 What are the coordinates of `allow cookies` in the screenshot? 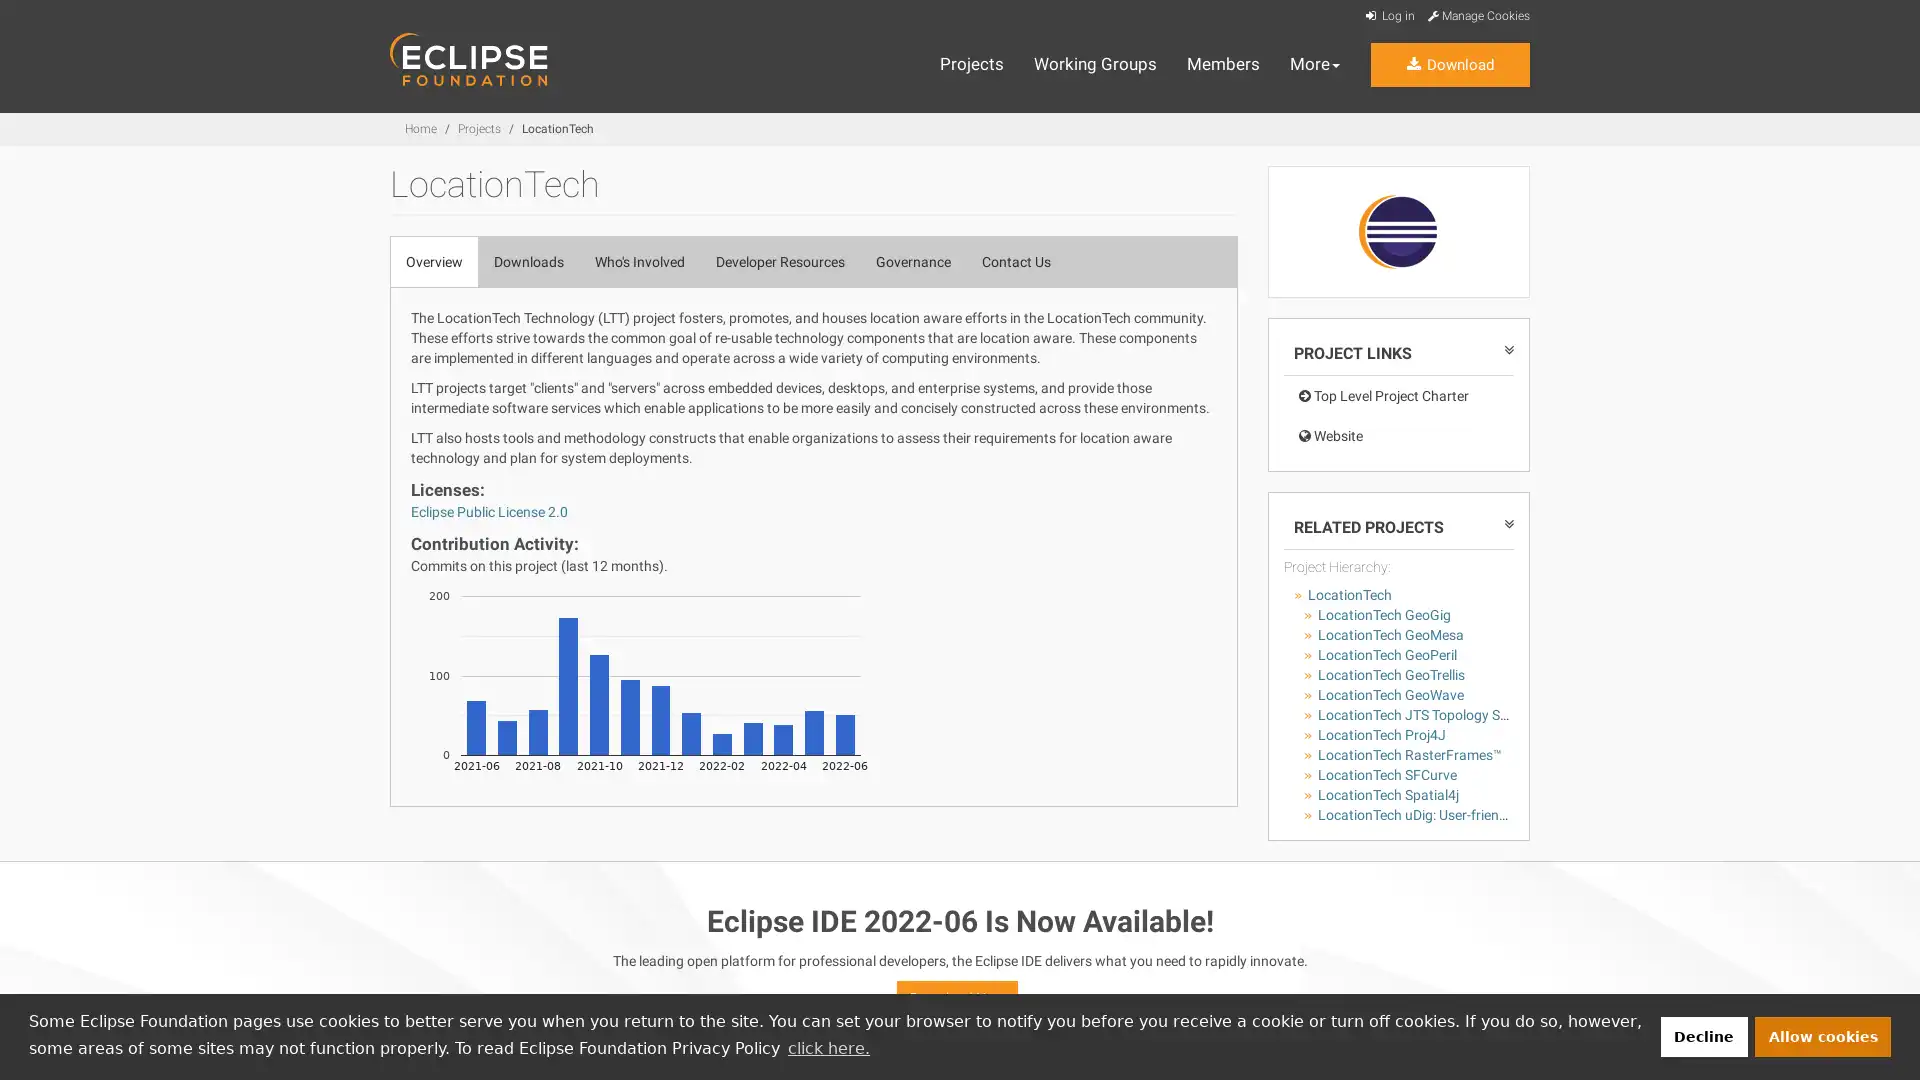 It's located at (1823, 1035).